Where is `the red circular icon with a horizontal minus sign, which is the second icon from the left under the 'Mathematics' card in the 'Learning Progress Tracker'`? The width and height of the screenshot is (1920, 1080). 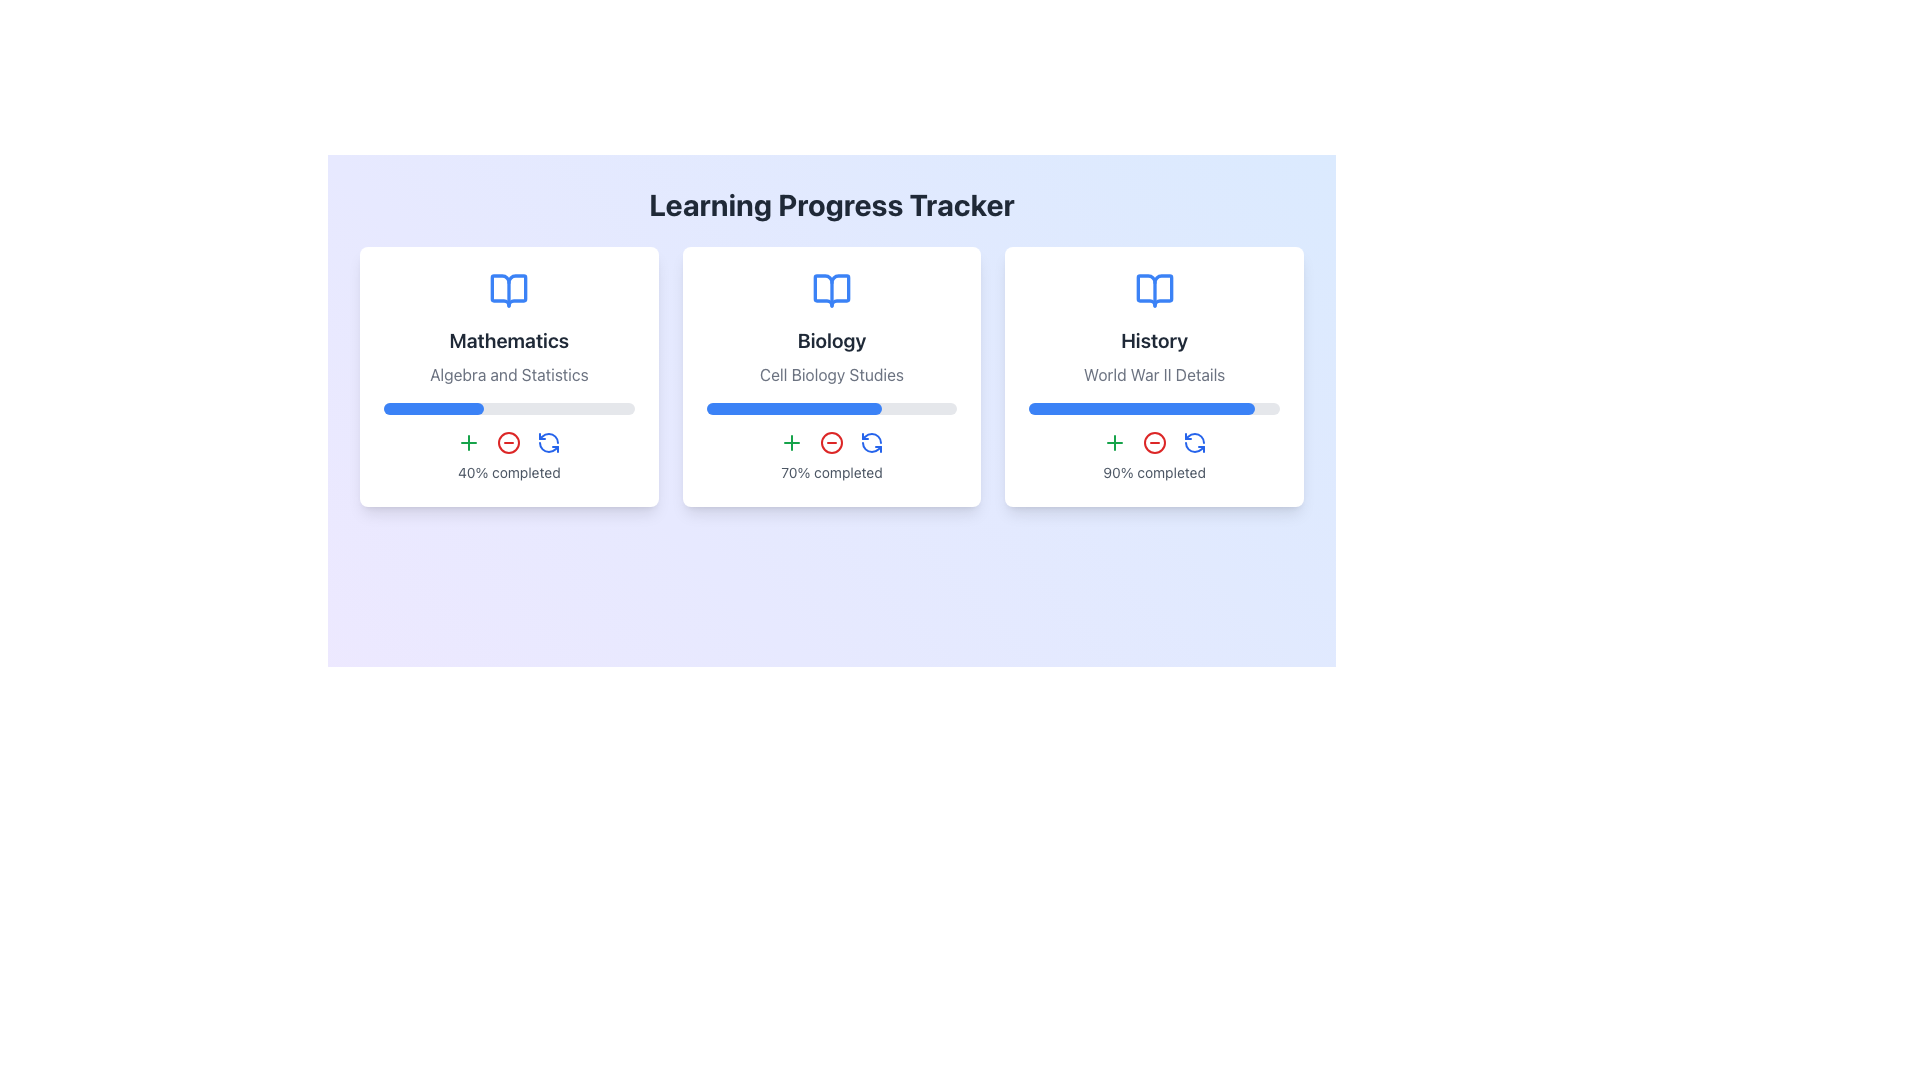 the red circular icon with a horizontal minus sign, which is the second icon from the left under the 'Mathematics' card in the 'Learning Progress Tracker' is located at coordinates (509, 442).